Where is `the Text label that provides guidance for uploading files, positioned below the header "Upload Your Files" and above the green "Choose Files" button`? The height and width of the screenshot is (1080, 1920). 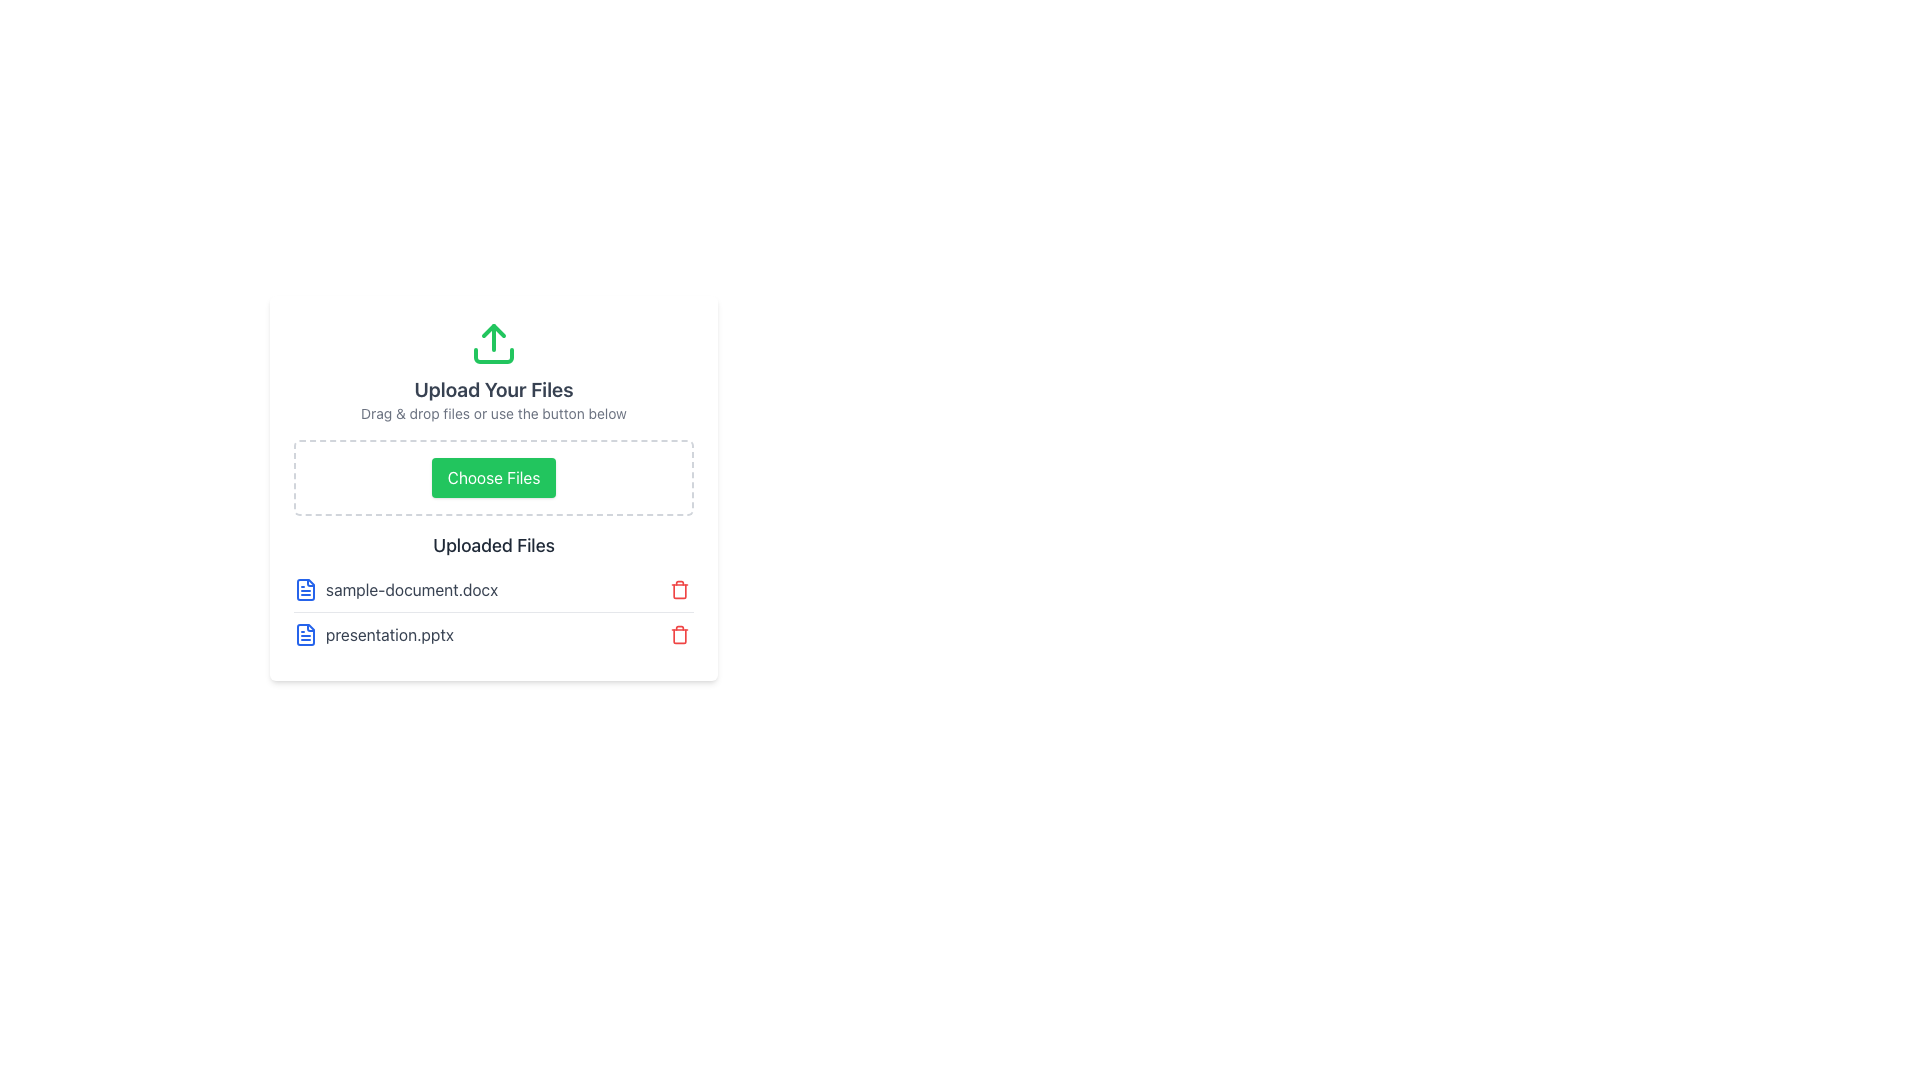 the Text label that provides guidance for uploading files, positioned below the header "Upload Your Files" and above the green "Choose Files" button is located at coordinates (494, 412).